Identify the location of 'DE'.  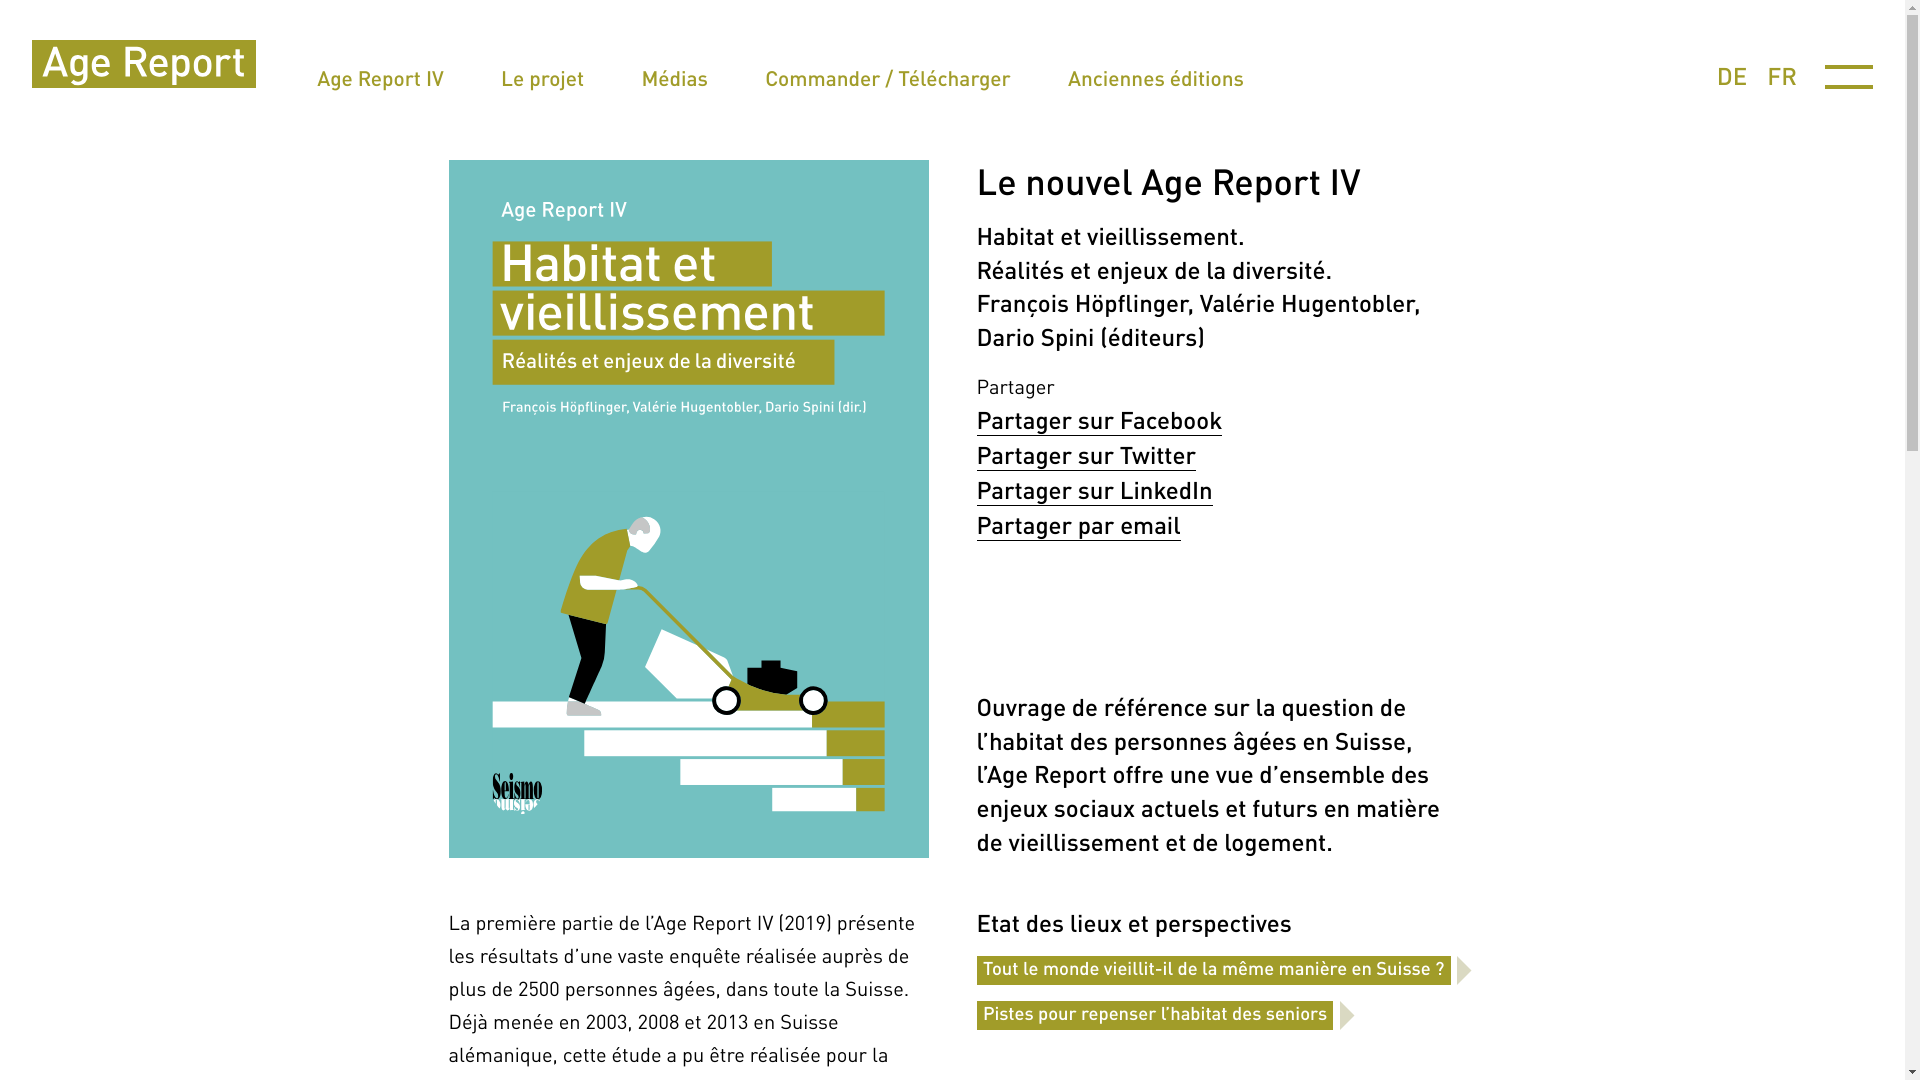
(1731, 74).